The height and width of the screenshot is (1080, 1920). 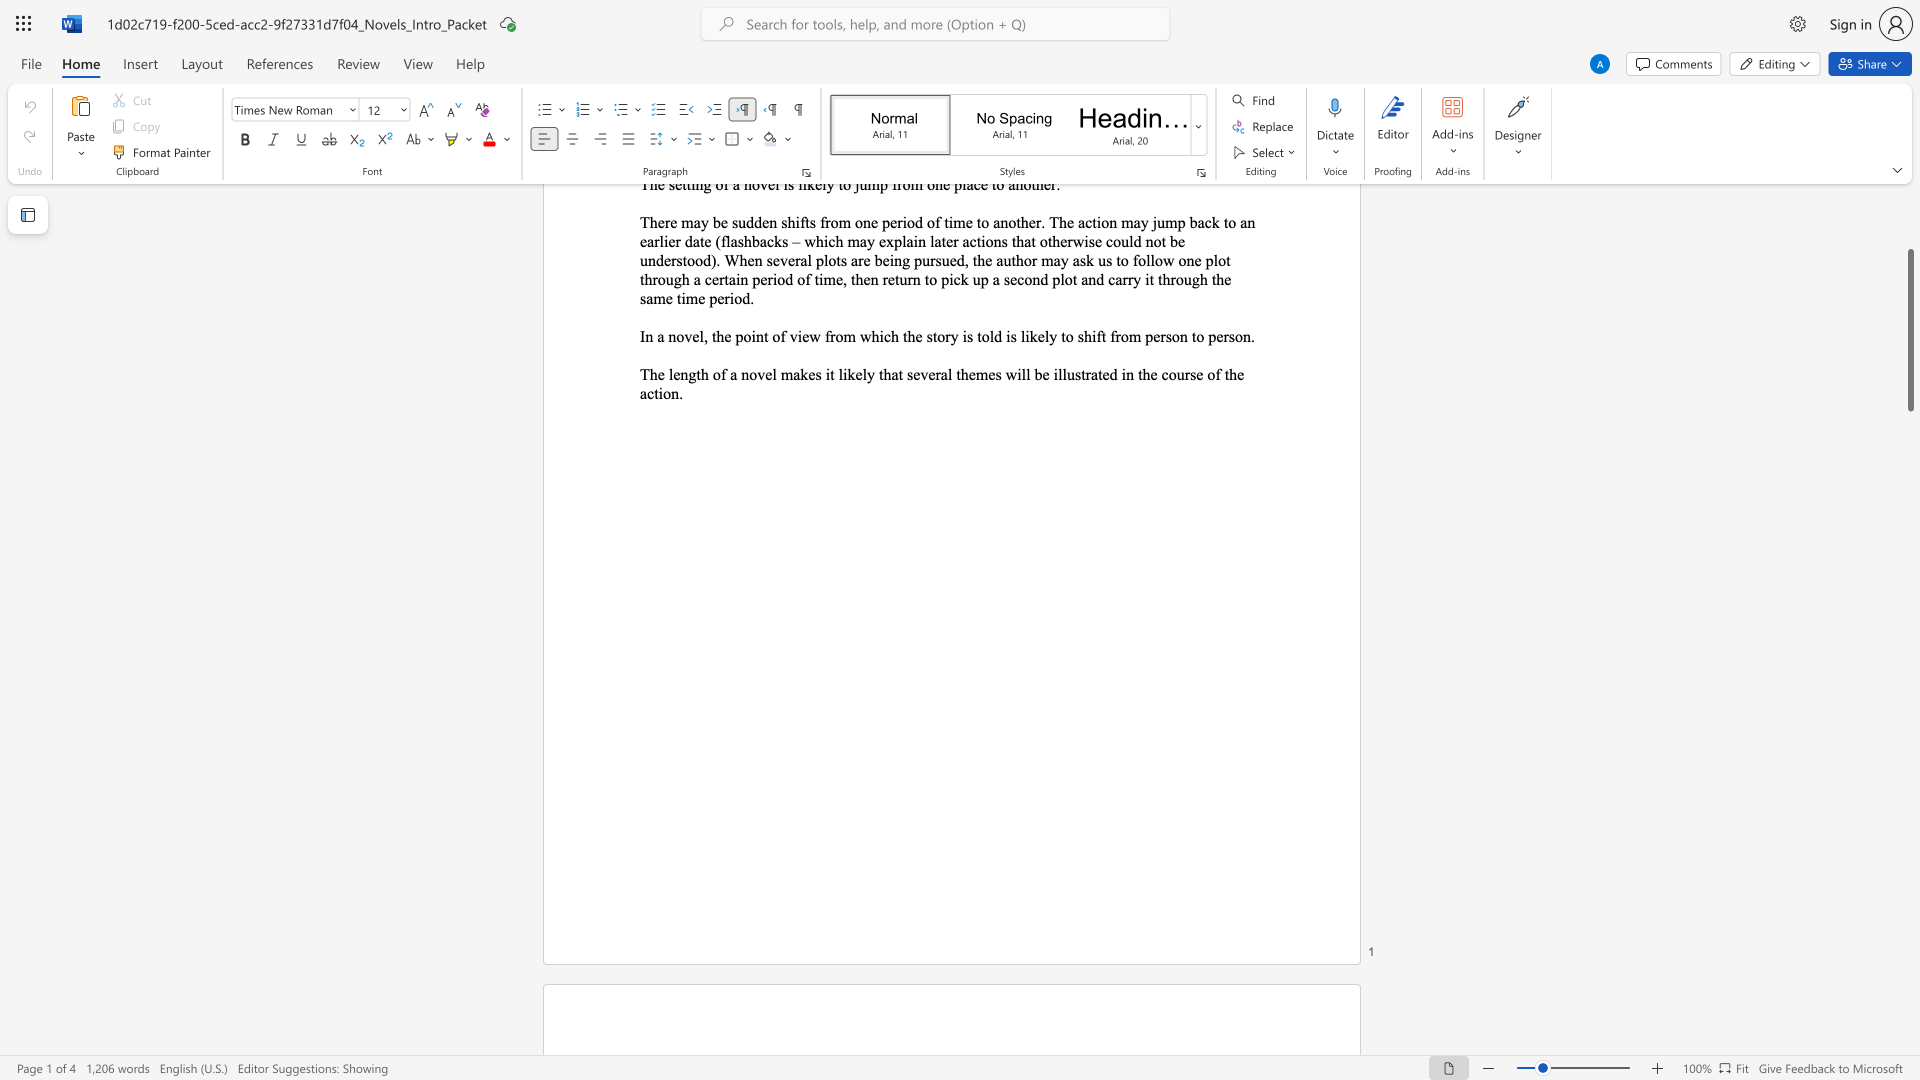 I want to click on the scrollbar and move down 2350 pixels, so click(x=1909, y=329).